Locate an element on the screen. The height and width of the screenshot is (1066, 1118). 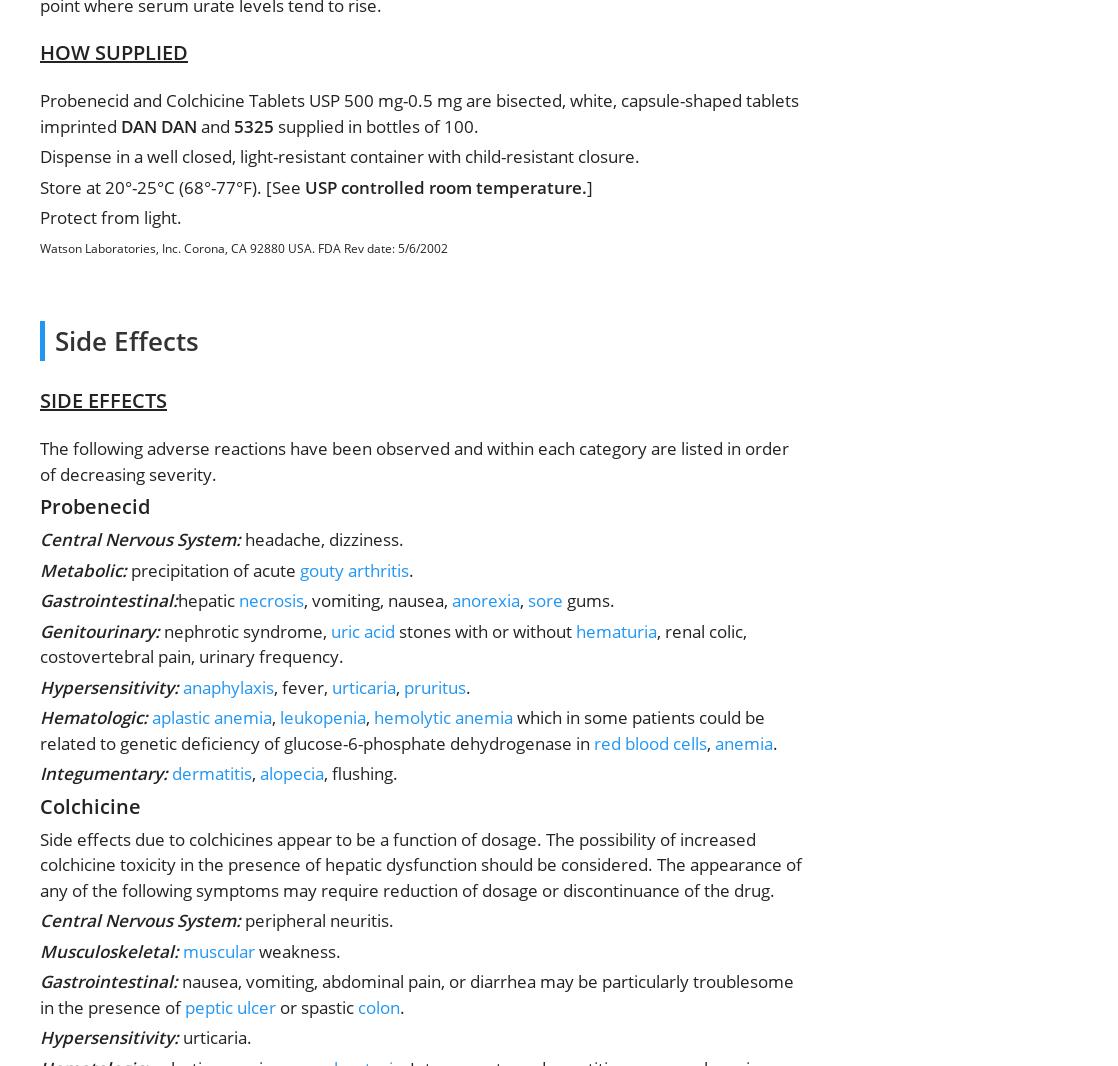
'leukopenia' is located at coordinates (321, 716).